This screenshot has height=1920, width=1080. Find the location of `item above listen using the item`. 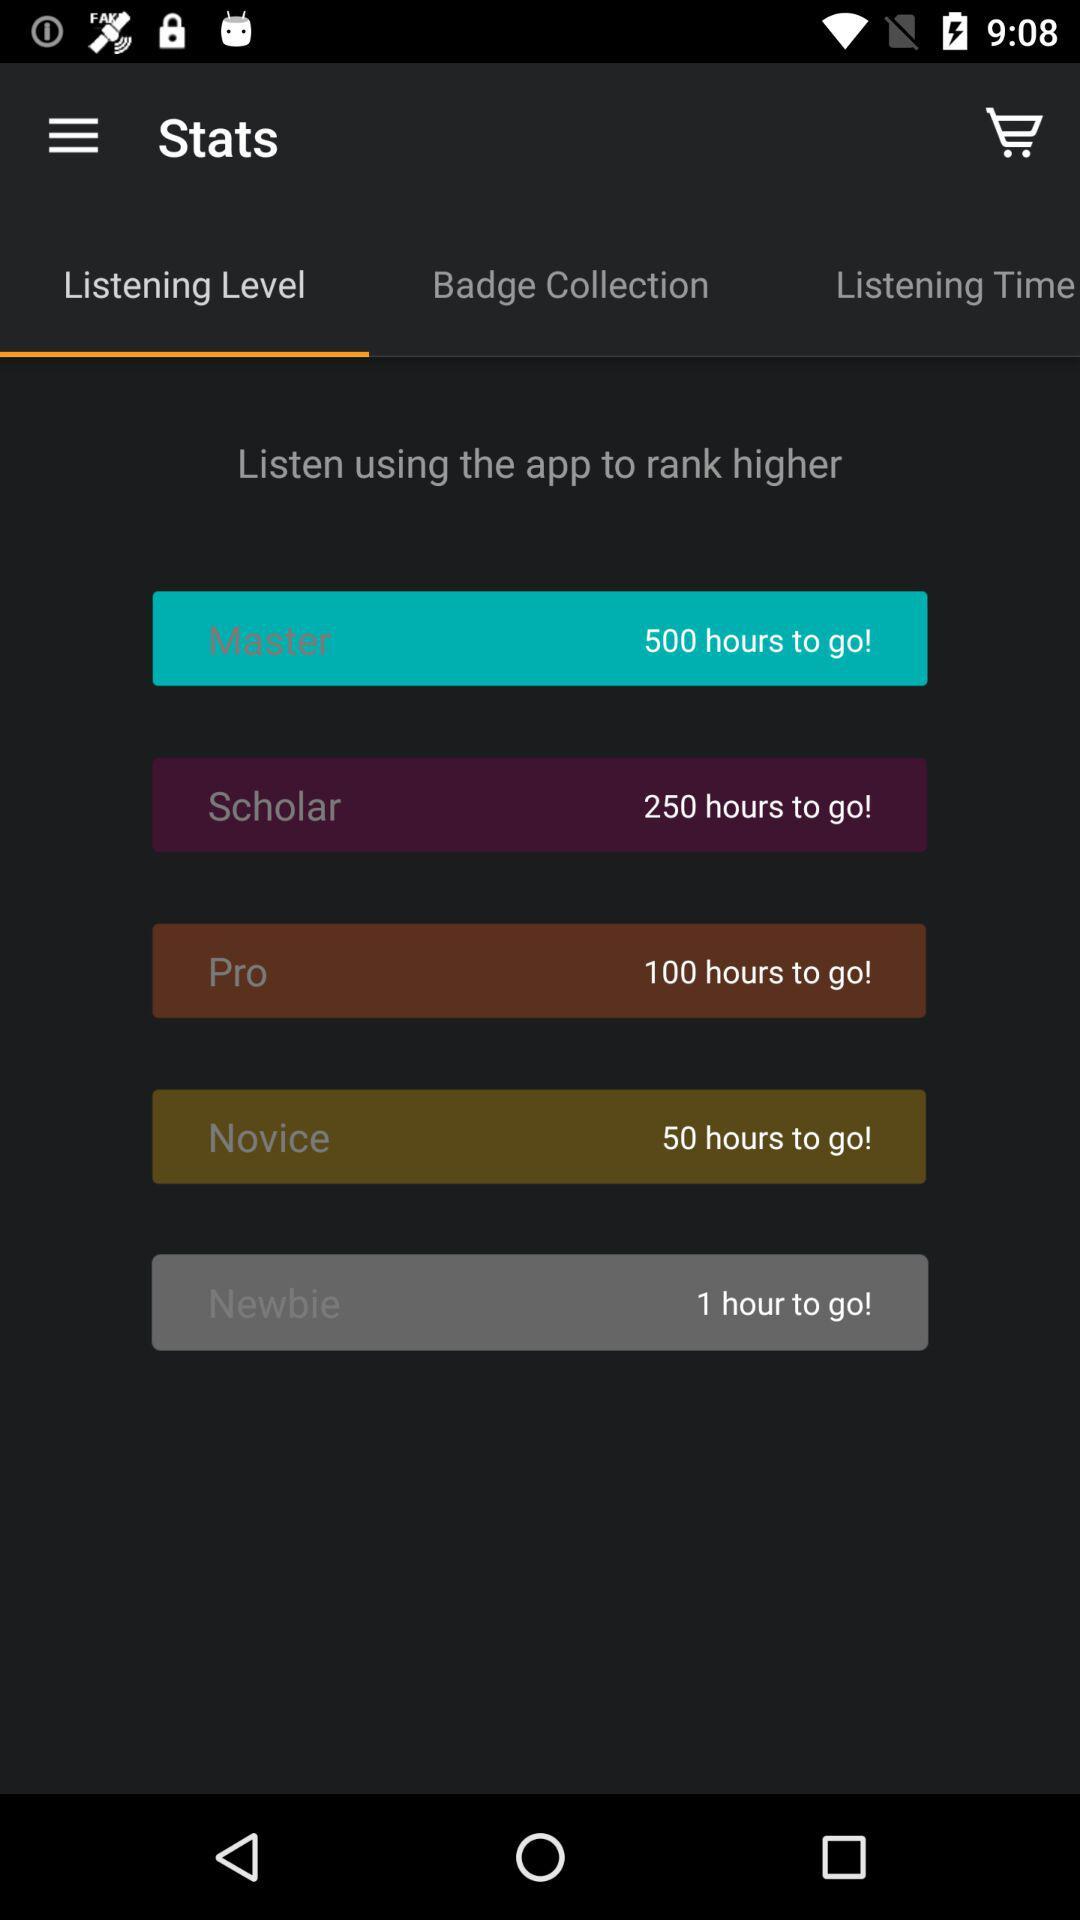

item above listen using the item is located at coordinates (926, 282).